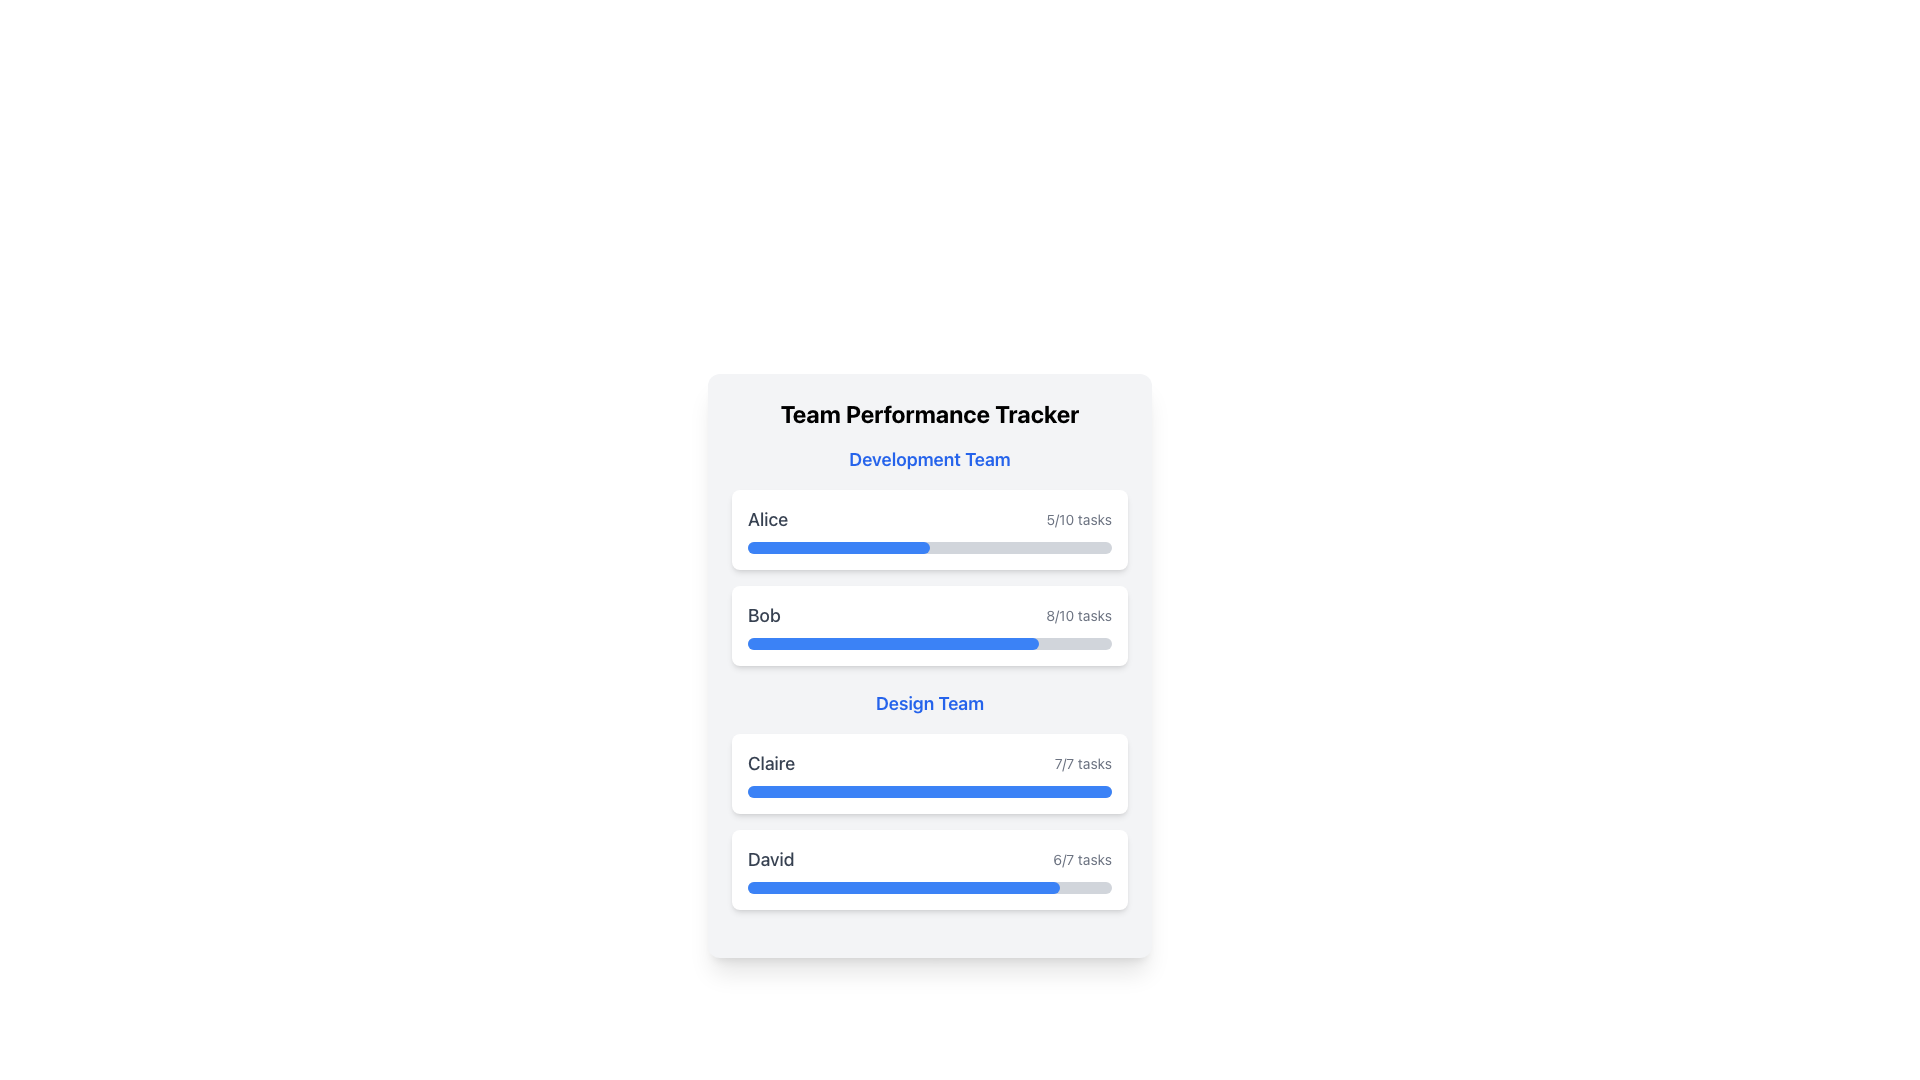 This screenshot has height=1080, width=1920. Describe the element at coordinates (929, 578) in the screenshot. I see `text from the Task progress display component showing the progress for team members Alice and Bob, which includes their names, completed versus total tasks, and the progress bar indicating completion percentage` at that location.